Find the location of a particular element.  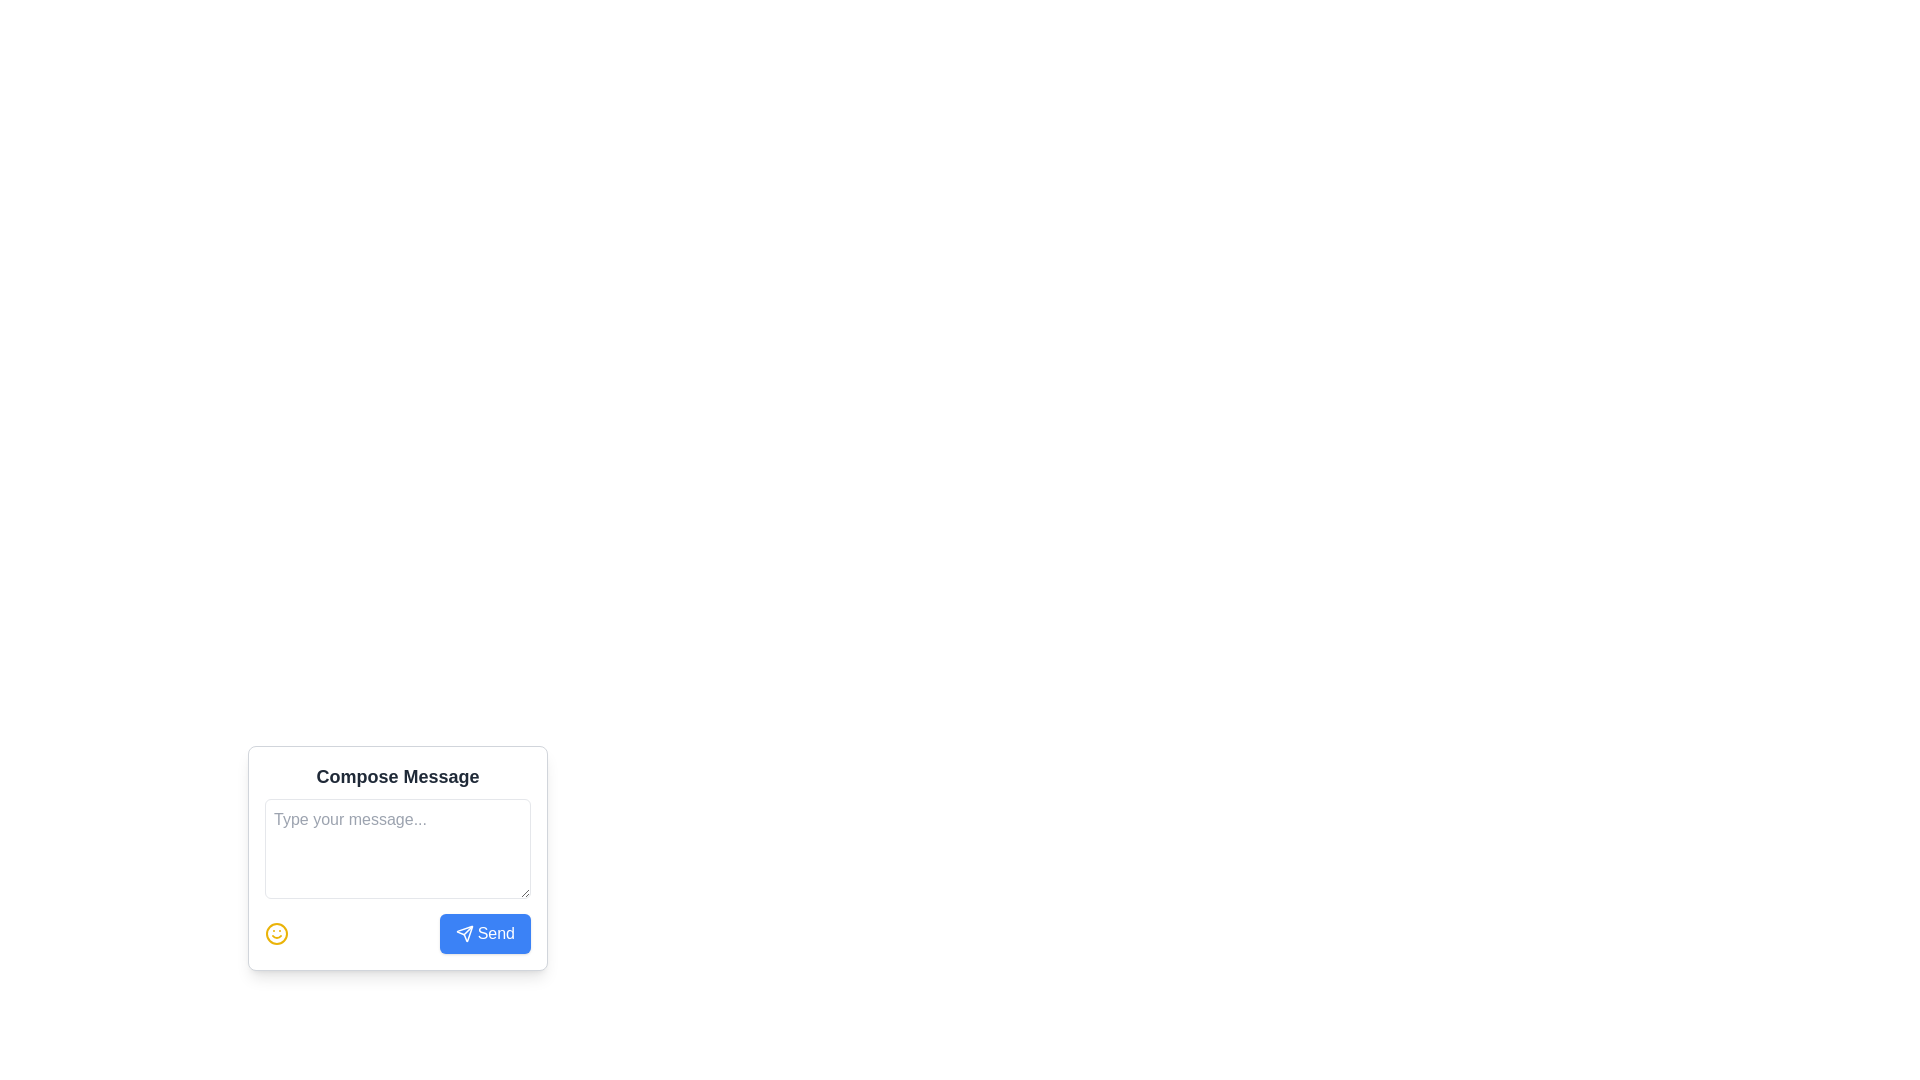

the 'Send' button located in the bottom-right area of the chat box interface, which features a paper plane icon suggesting the action of sending a message is located at coordinates (463, 933).